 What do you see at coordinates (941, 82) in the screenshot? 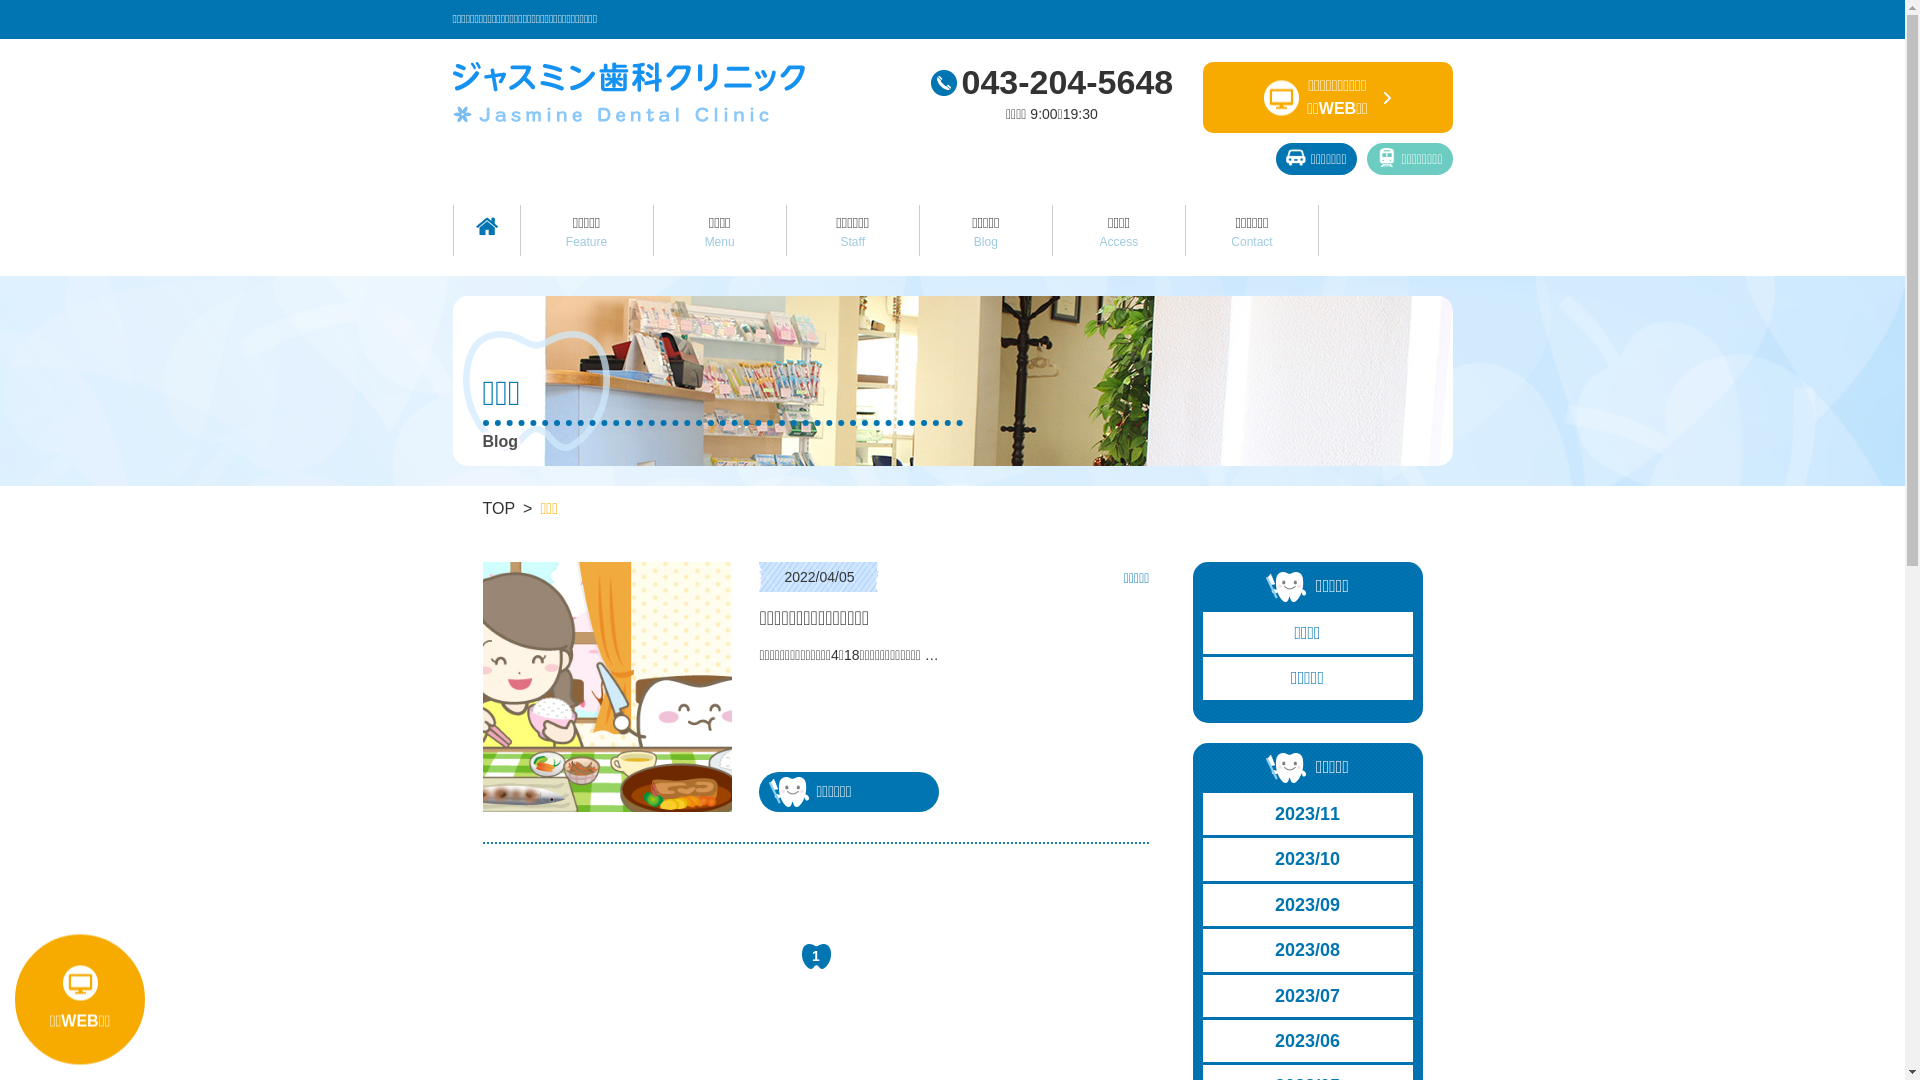
I see `'TEL'` at bounding box center [941, 82].